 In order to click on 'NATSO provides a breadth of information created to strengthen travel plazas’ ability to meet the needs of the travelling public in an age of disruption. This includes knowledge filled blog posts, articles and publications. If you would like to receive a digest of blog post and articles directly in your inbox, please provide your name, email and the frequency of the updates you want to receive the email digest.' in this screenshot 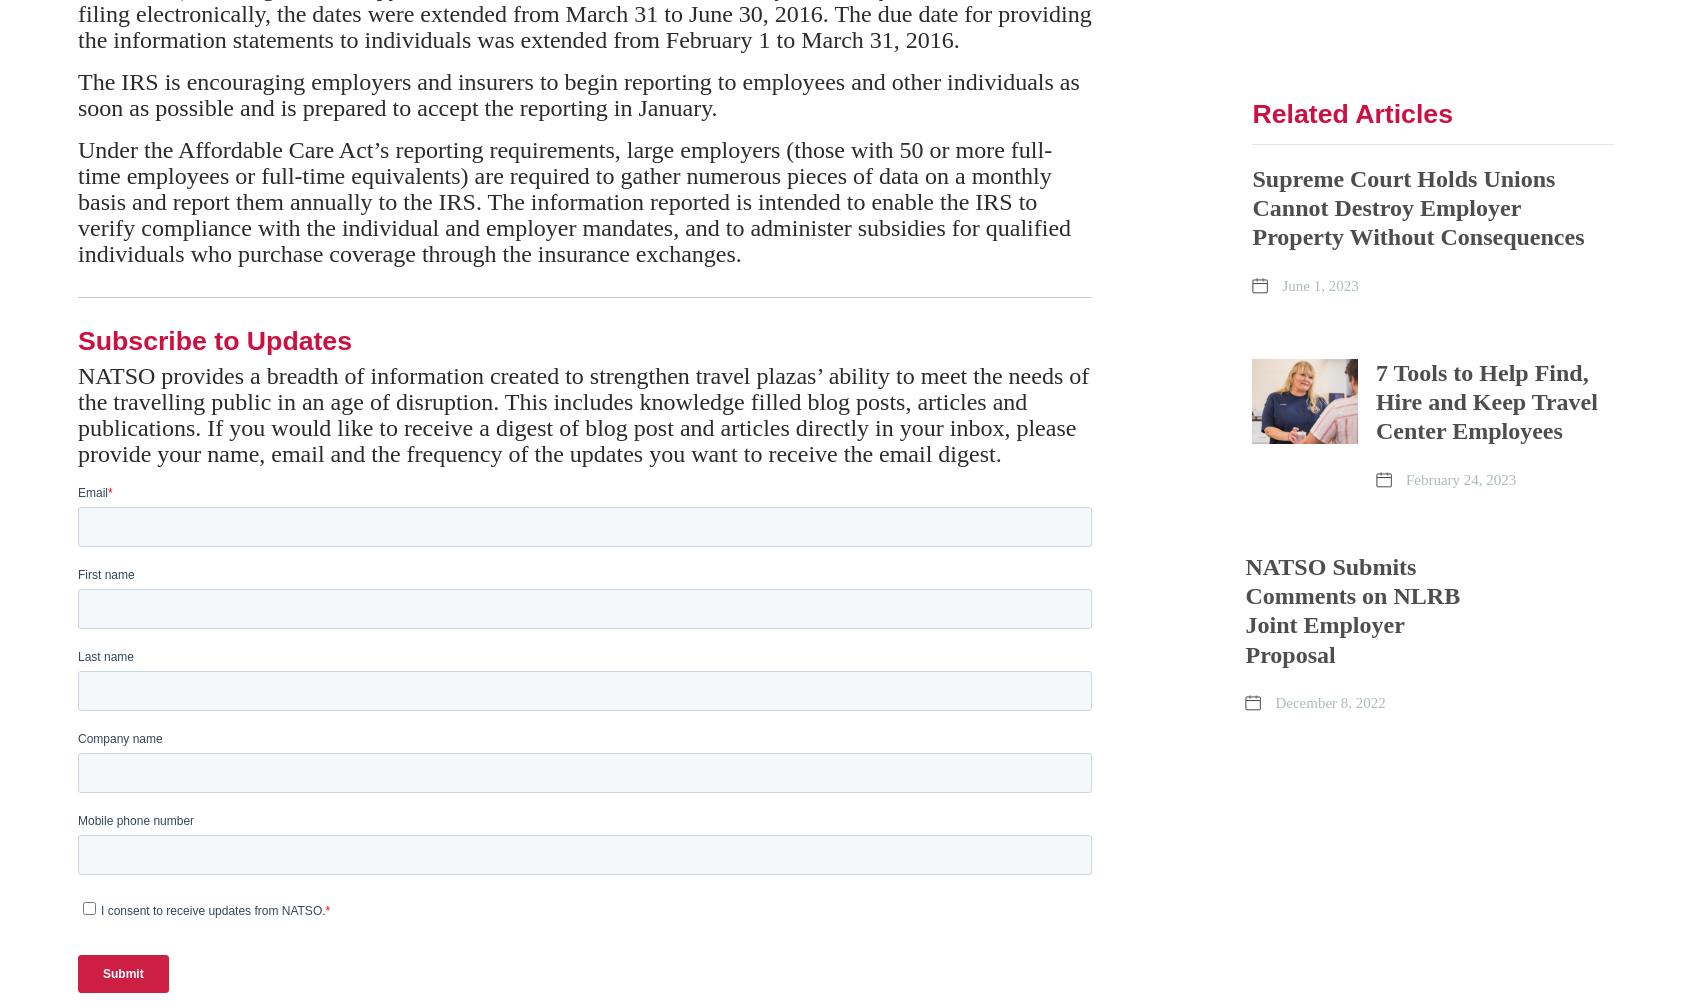, I will do `click(78, 413)`.